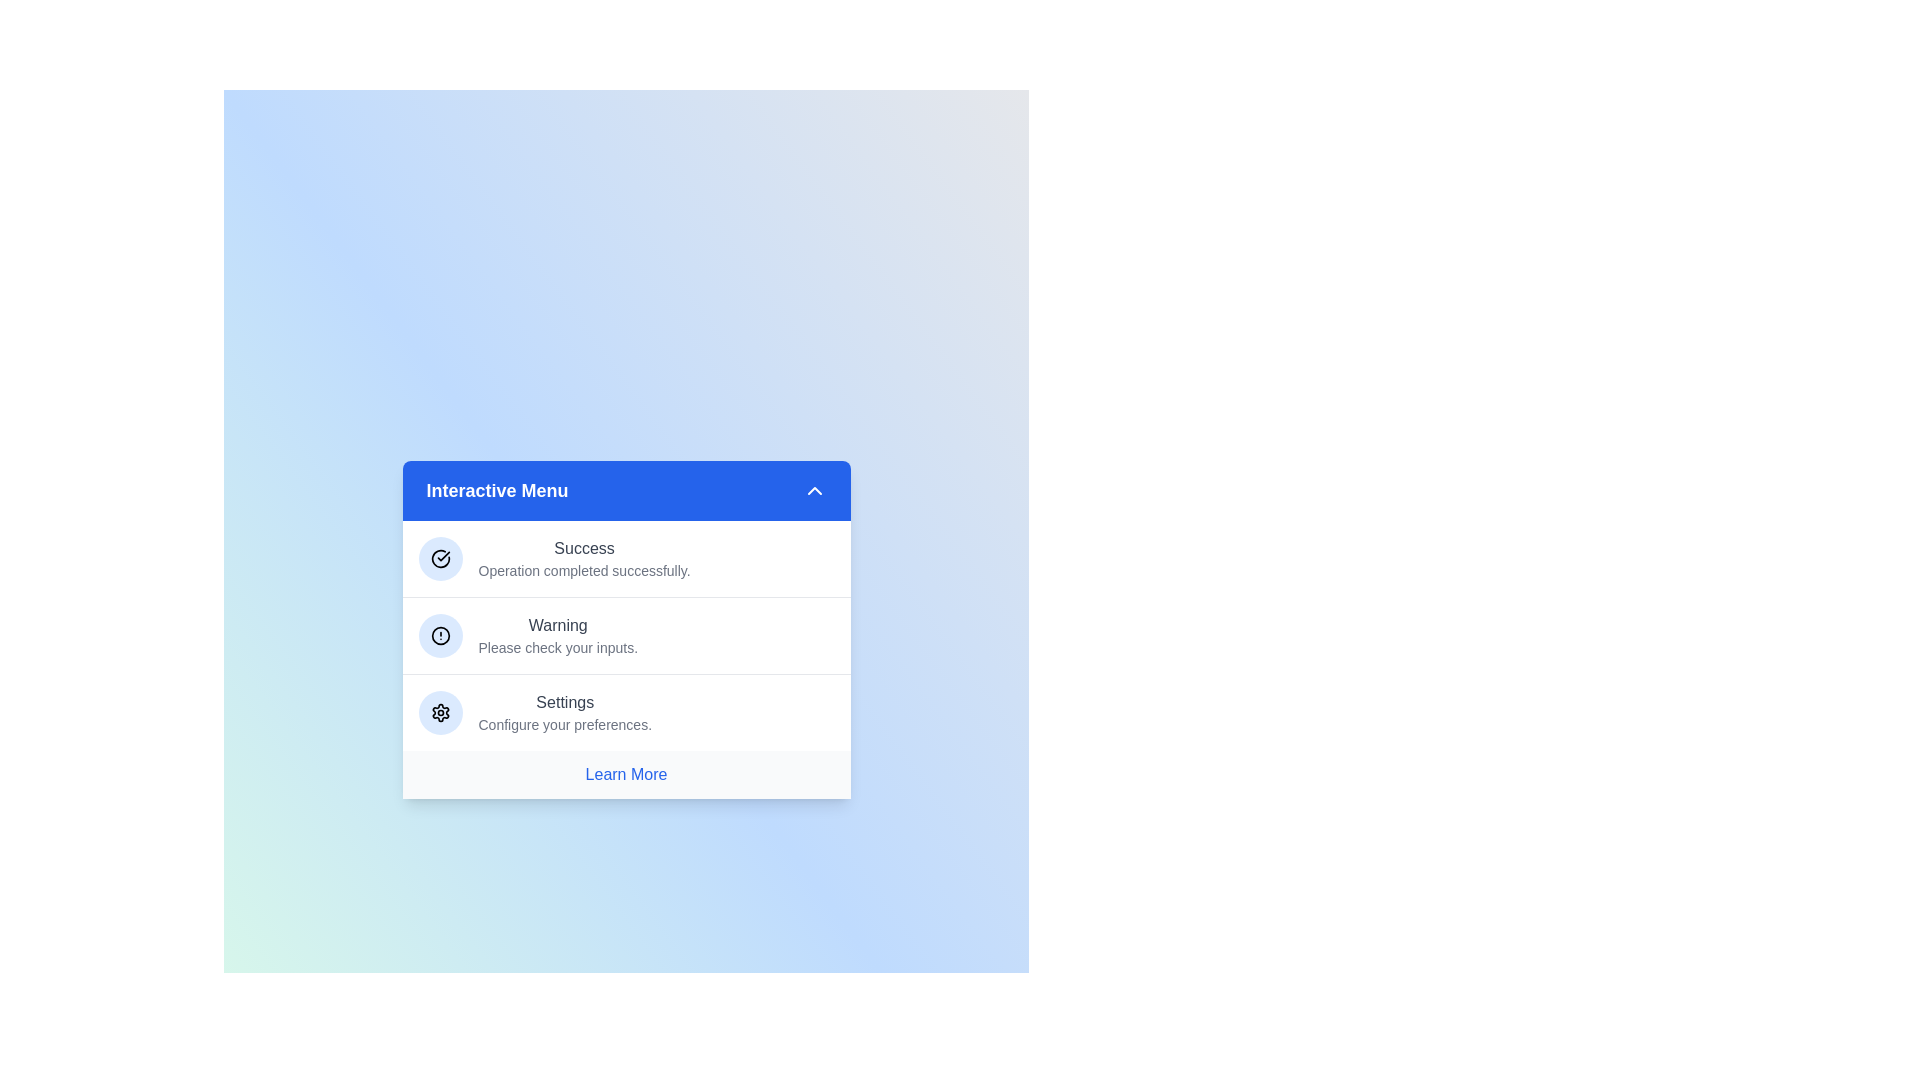 This screenshot has width=1920, height=1080. I want to click on the menu item labeled 'Settings', so click(625, 711).